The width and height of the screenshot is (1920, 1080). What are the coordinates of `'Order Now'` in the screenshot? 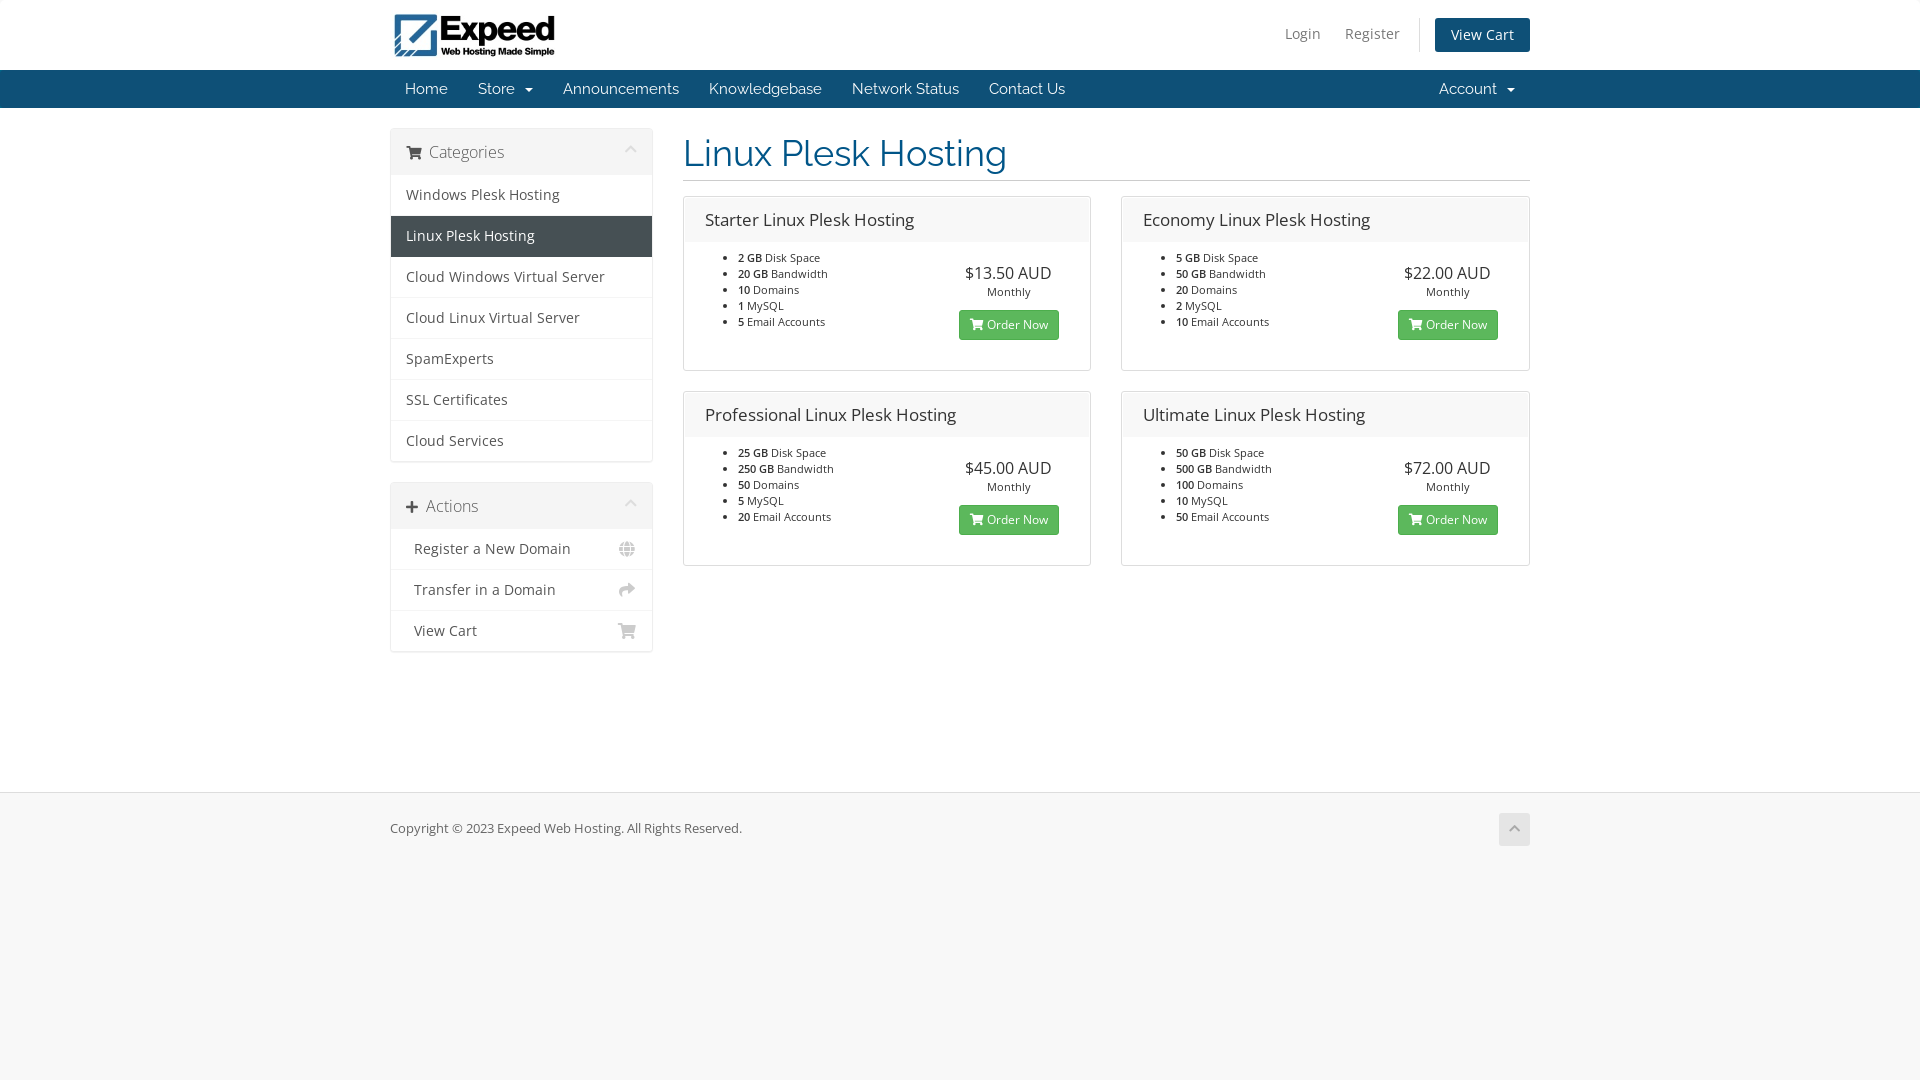 It's located at (1008, 519).